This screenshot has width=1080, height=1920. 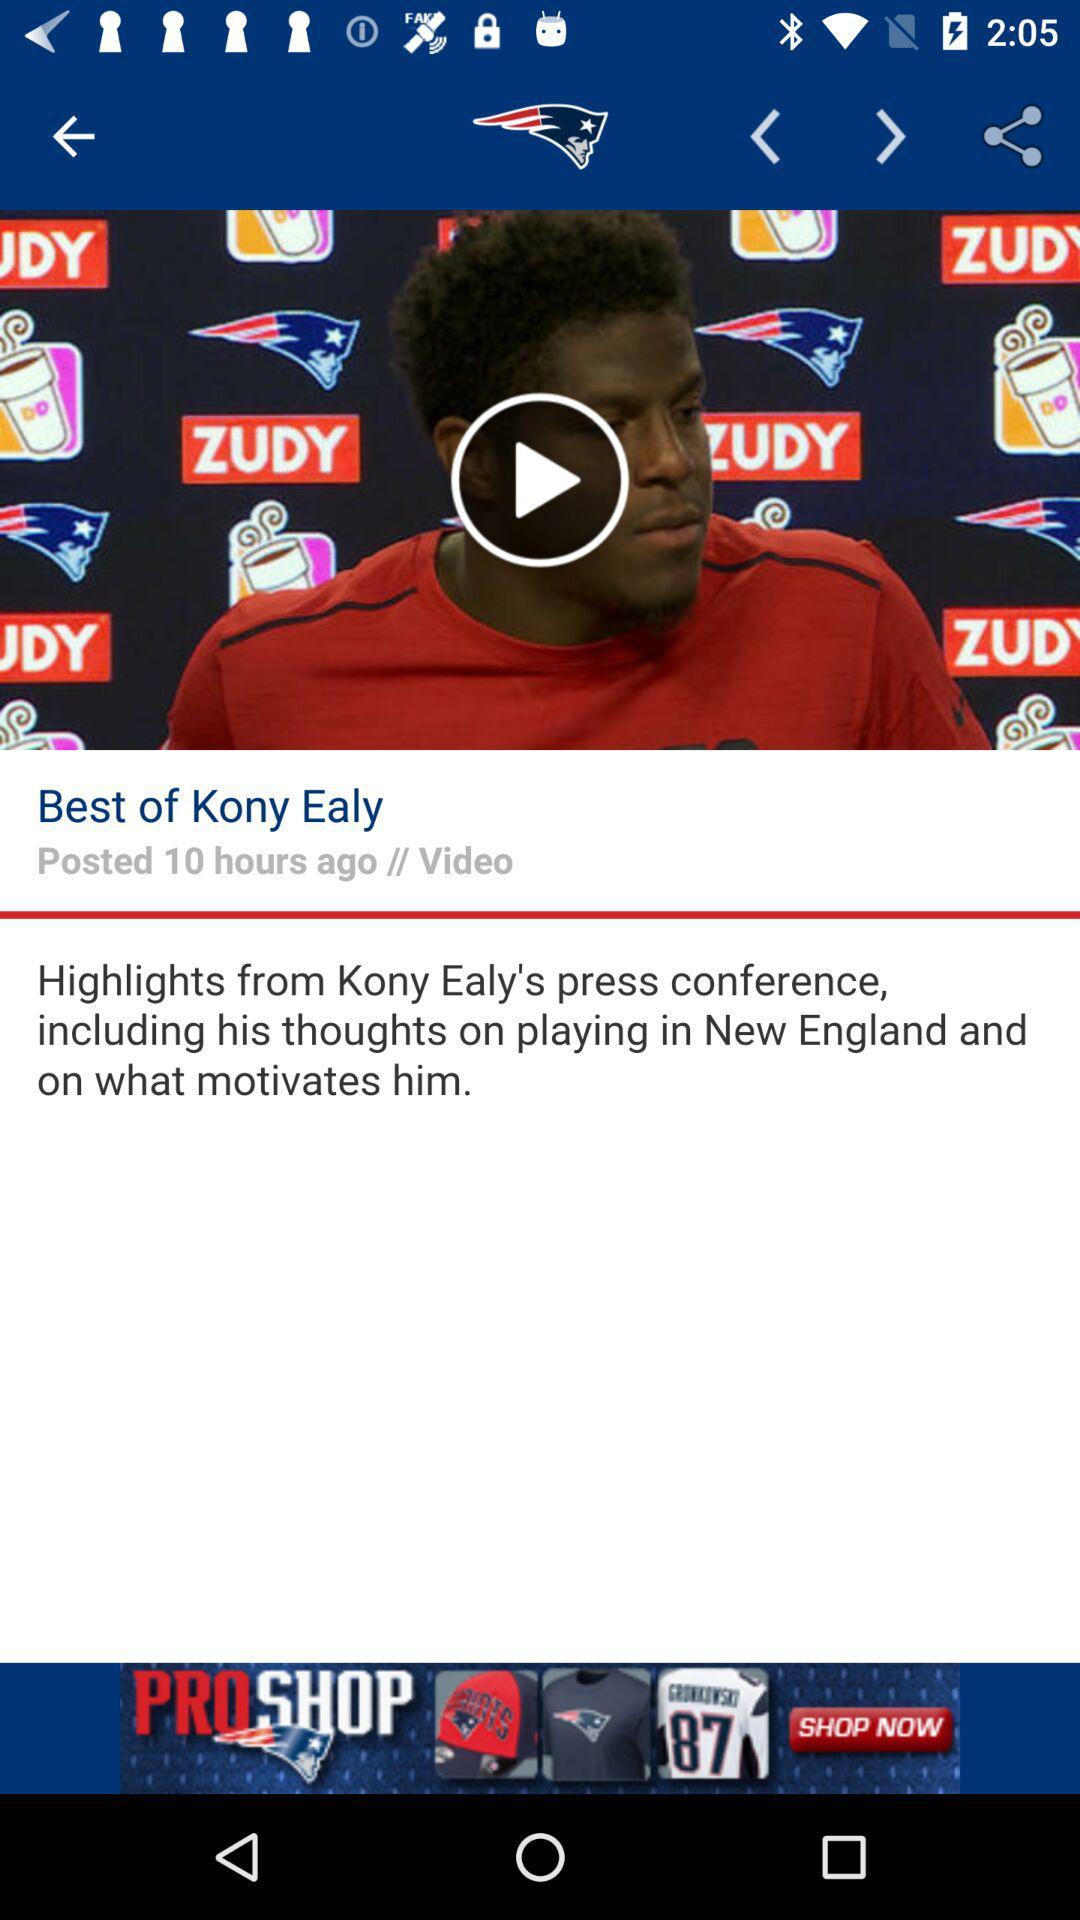 What do you see at coordinates (540, 1727) in the screenshot?
I see `open advertisement` at bounding box center [540, 1727].